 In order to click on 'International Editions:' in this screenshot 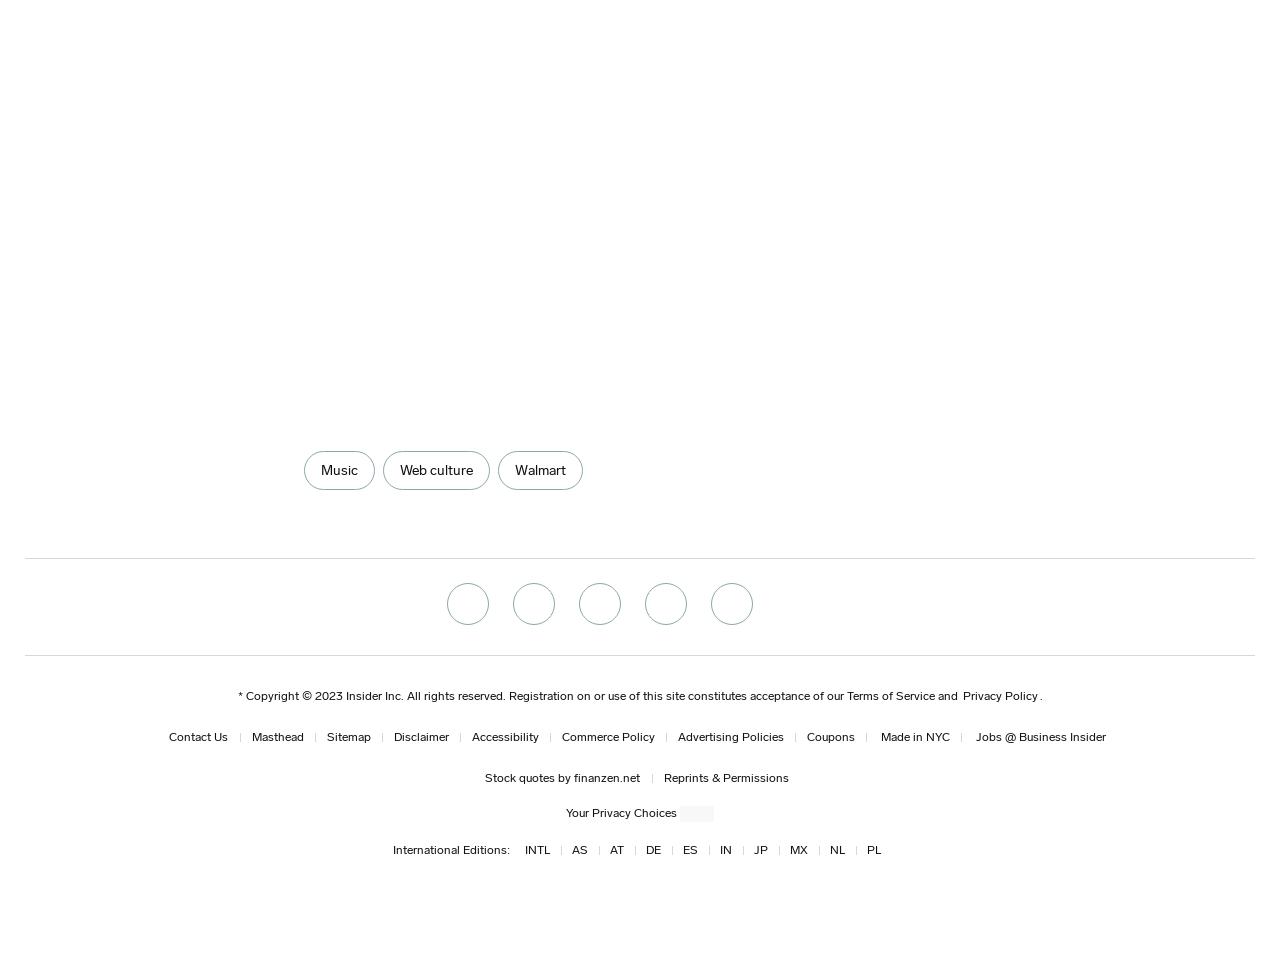, I will do `click(450, 848)`.